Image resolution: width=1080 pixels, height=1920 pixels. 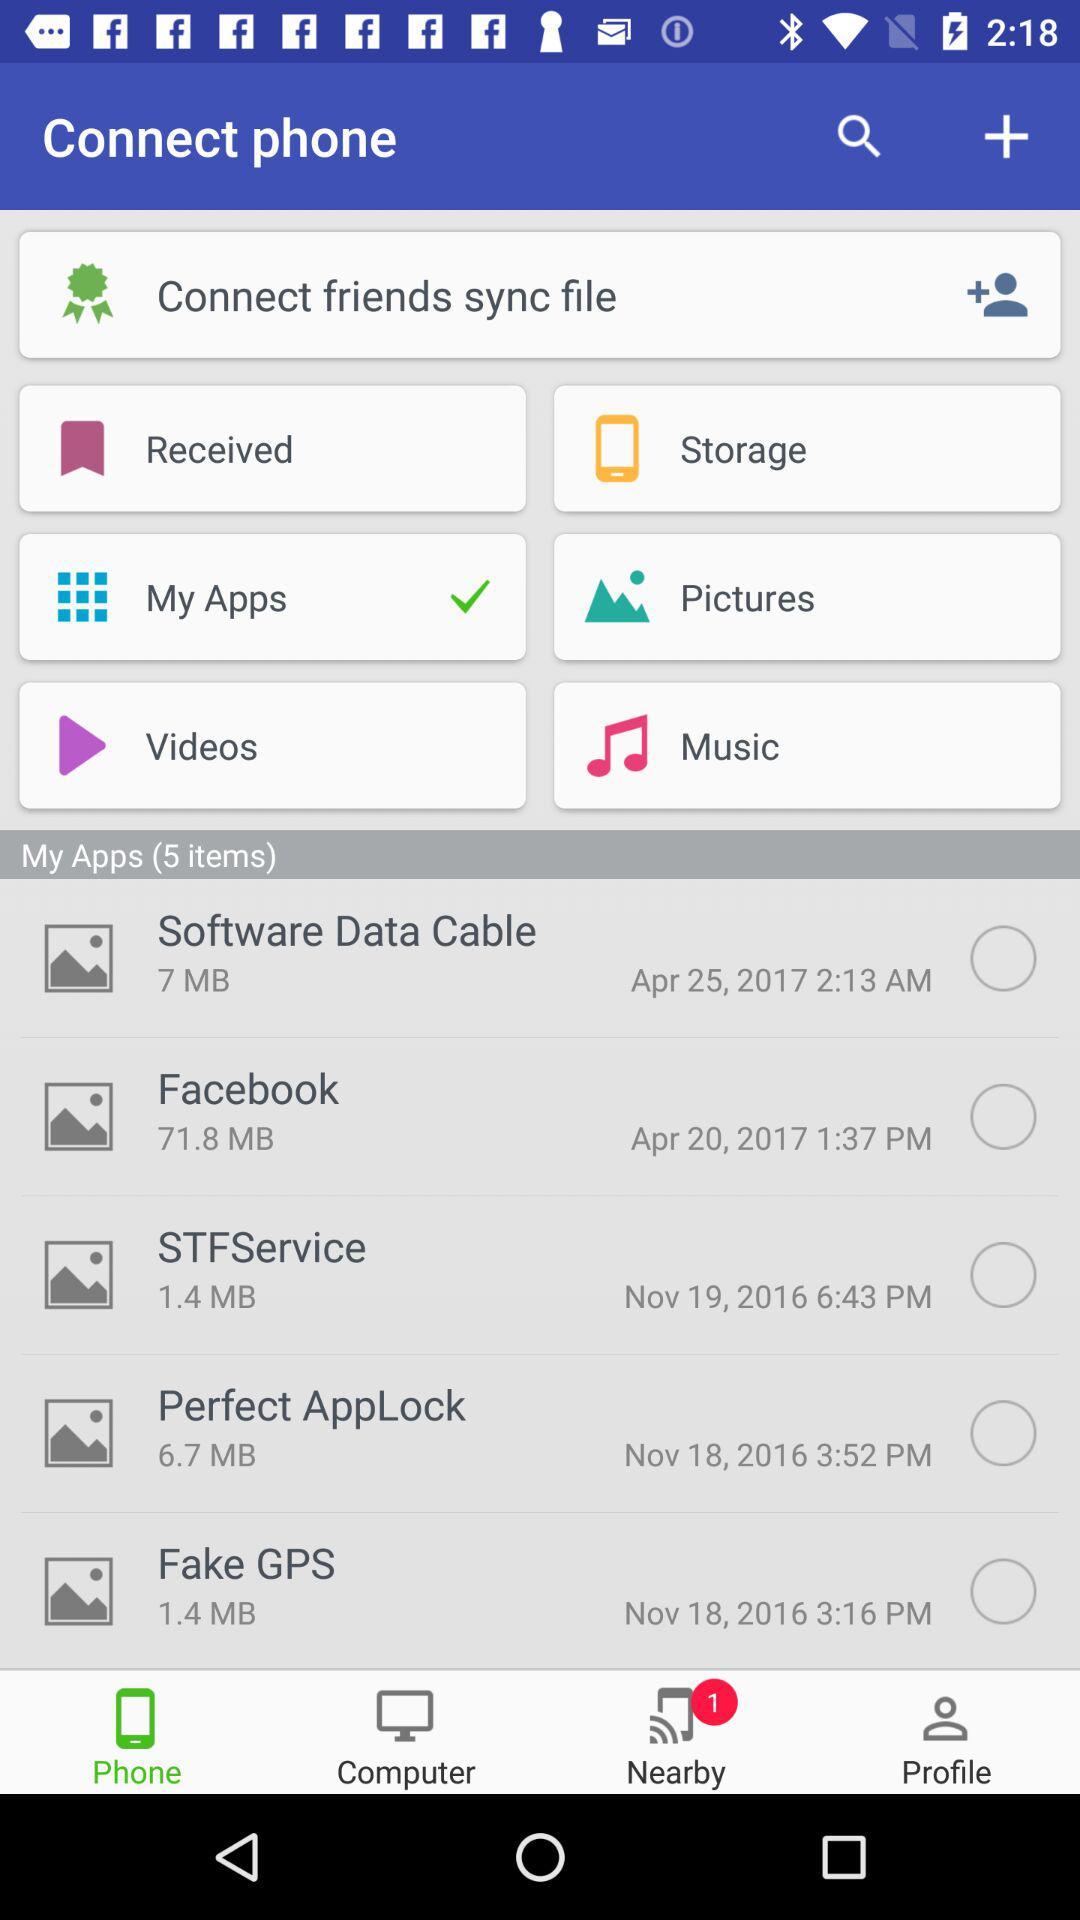 I want to click on the app below facebook app, so click(x=350, y=1137).